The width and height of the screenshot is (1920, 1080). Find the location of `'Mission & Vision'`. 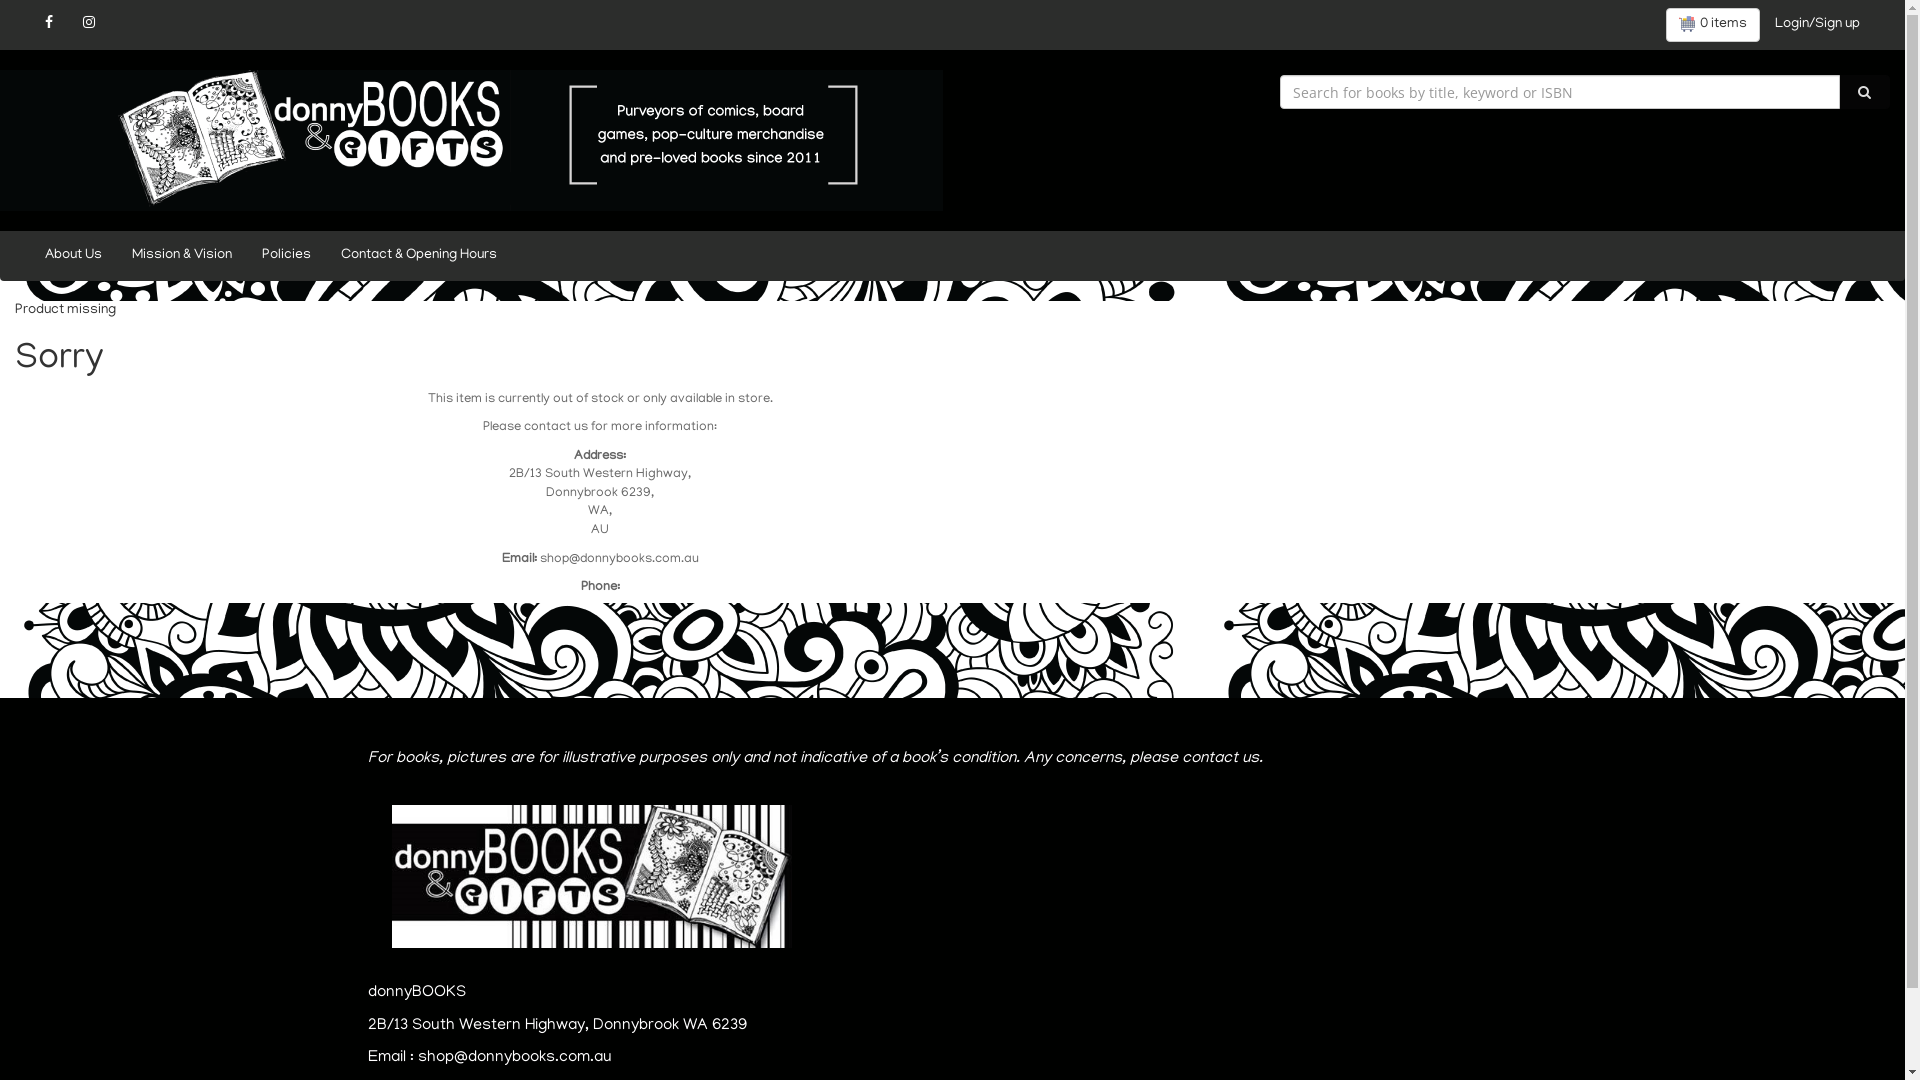

'Mission & Vision' is located at coordinates (115, 254).